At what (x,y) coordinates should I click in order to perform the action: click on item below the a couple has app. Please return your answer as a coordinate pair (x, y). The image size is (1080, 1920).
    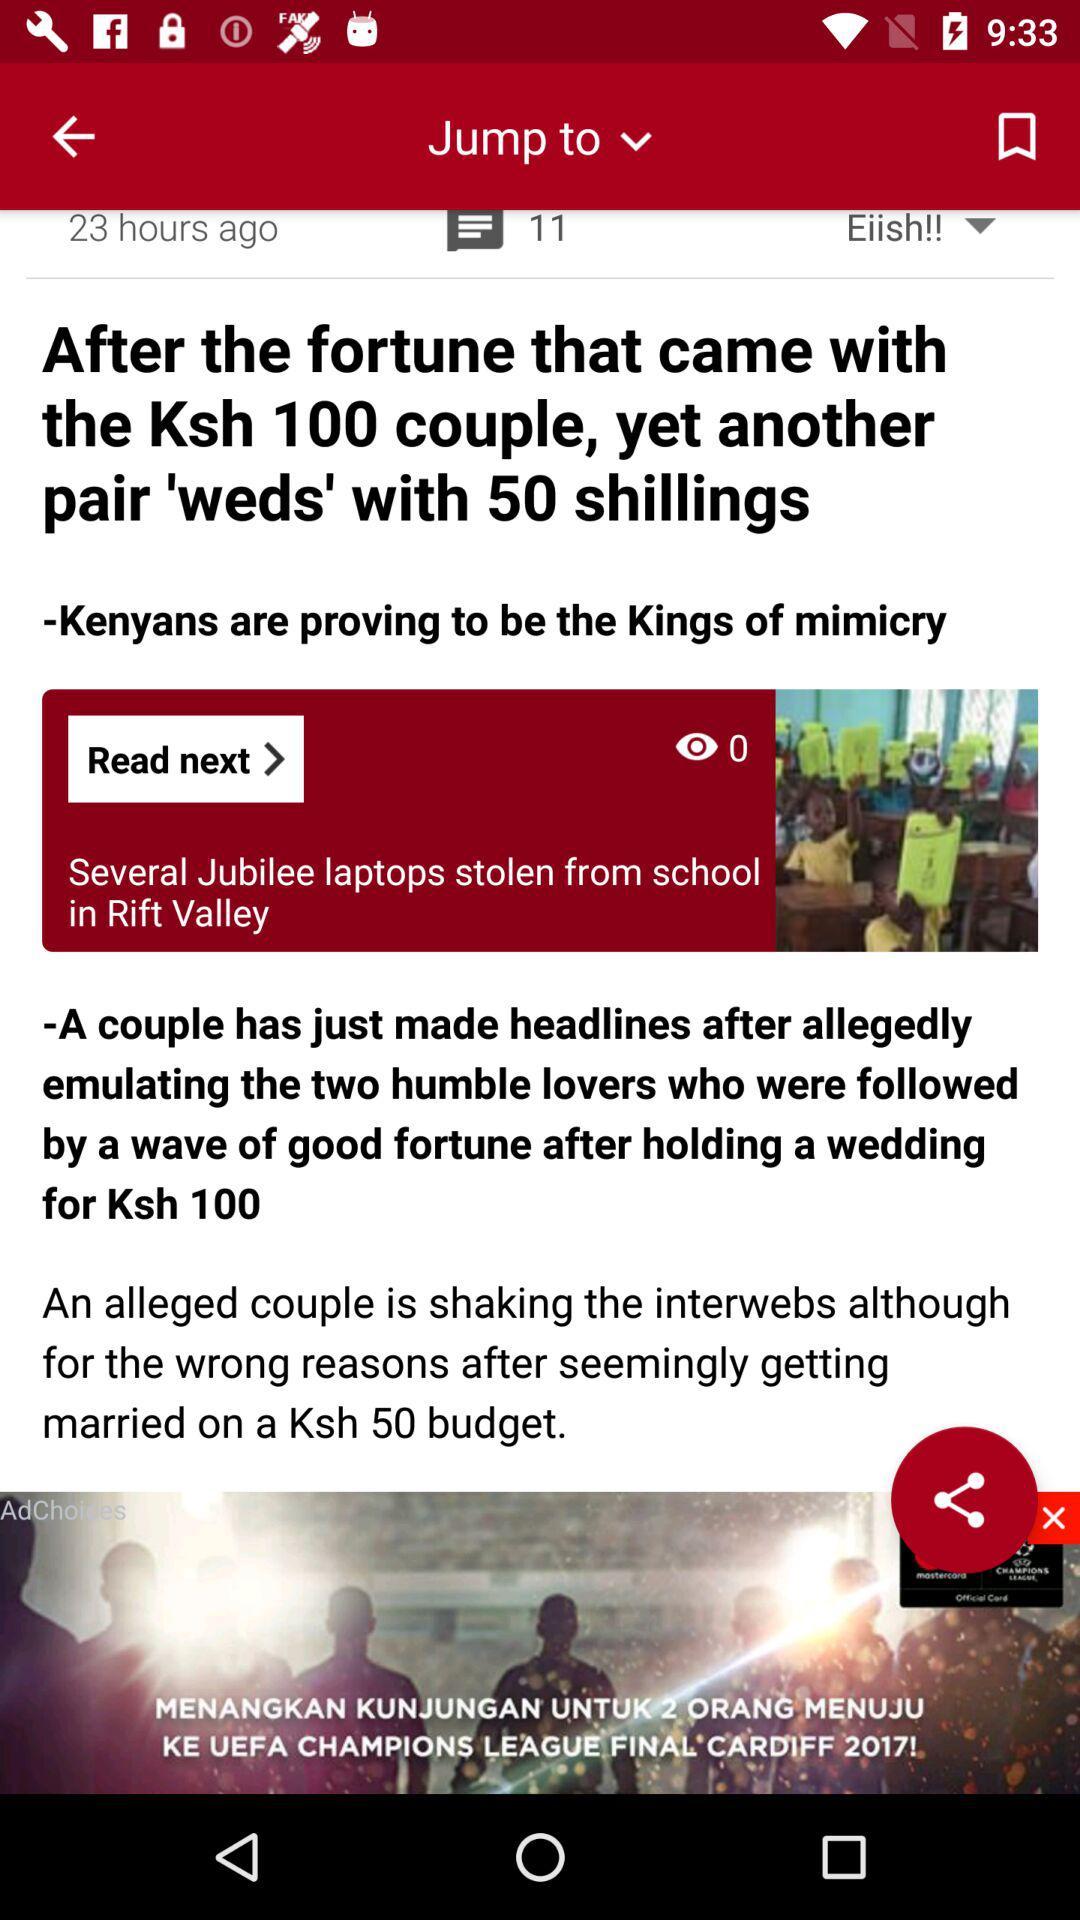
    Looking at the image, I should click on (540, 1360).